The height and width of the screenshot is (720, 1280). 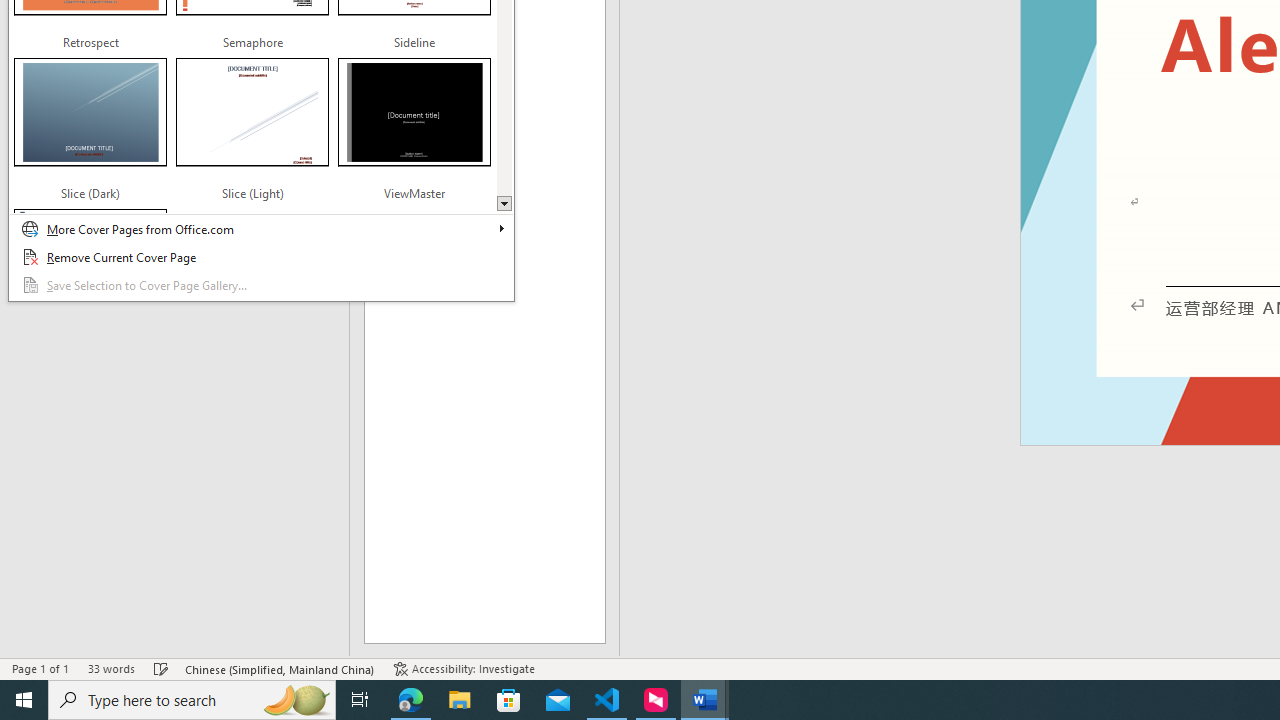 I want to click on 'Word - 2 running windows', so click(x=705, y=698).